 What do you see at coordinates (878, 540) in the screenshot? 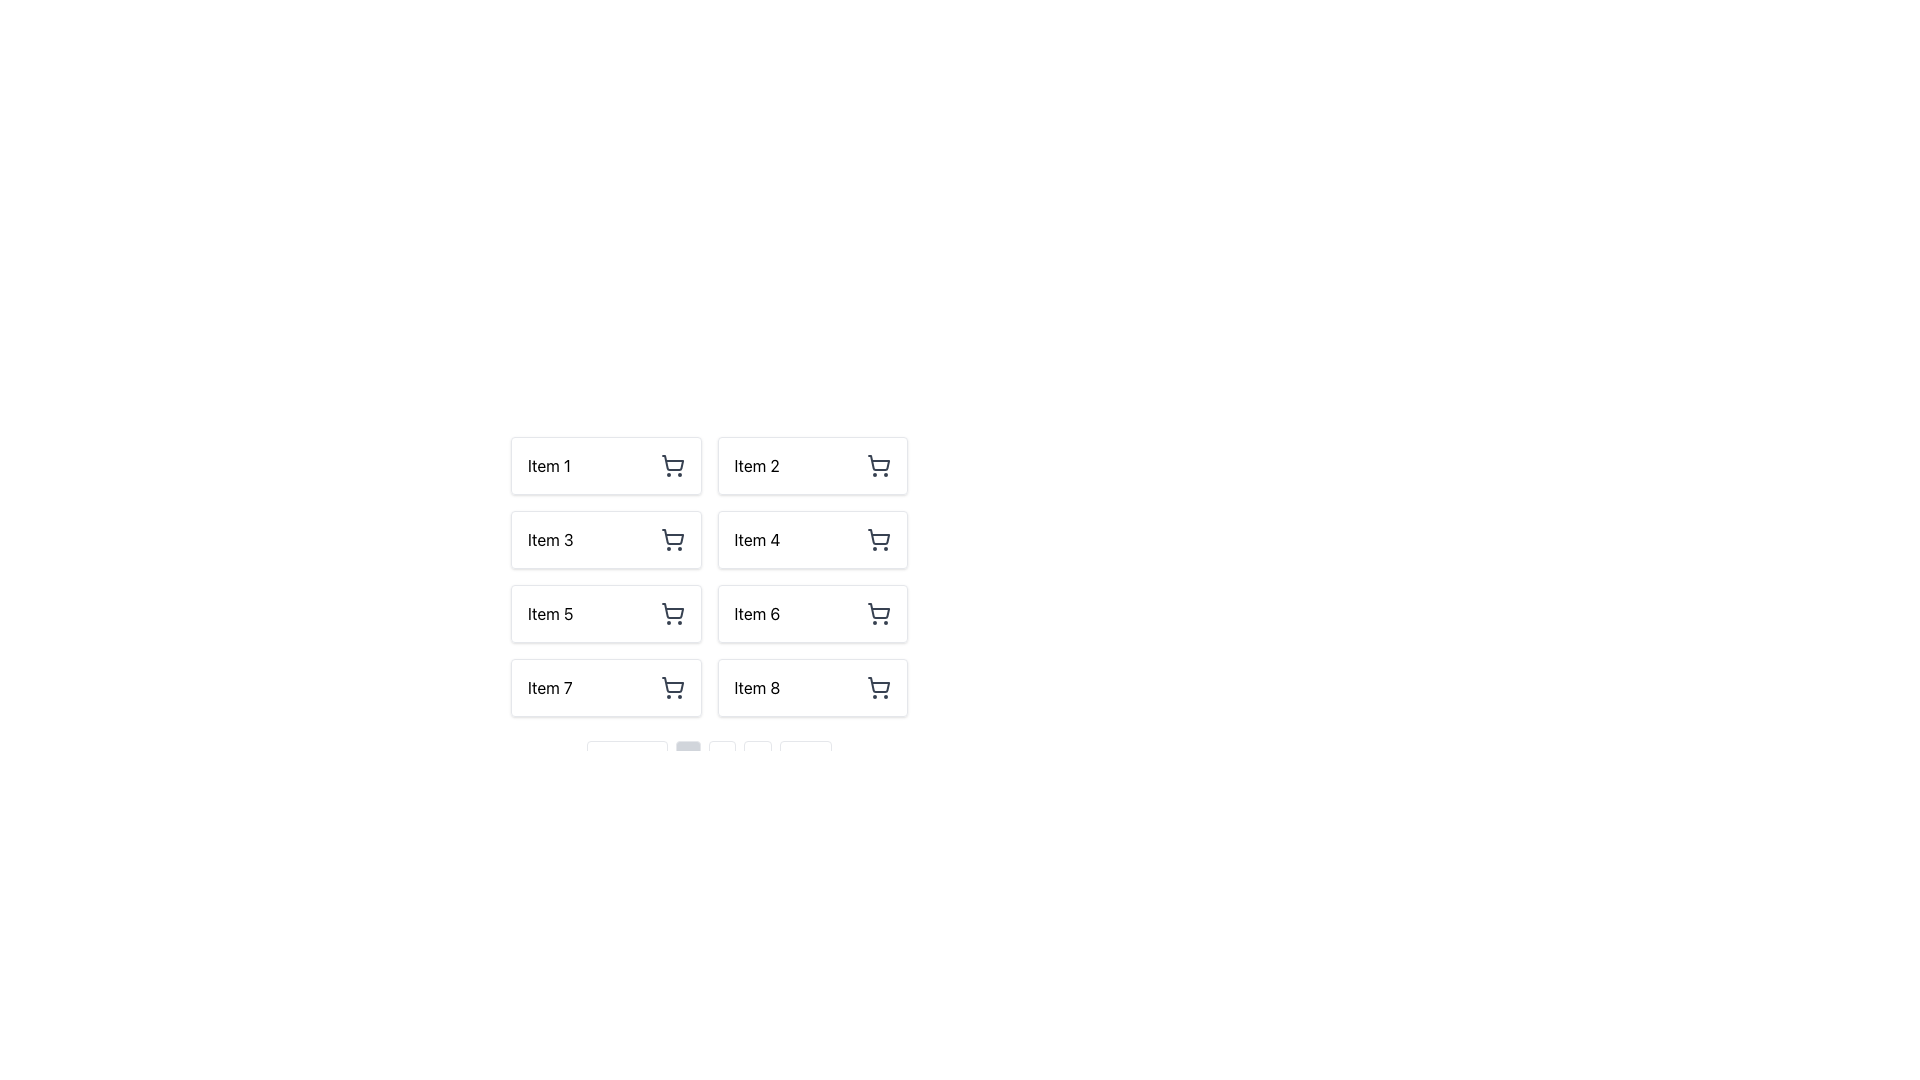
I see `the shopping cart icon located in the 'Item 4' section` at bounding box center [878, 540].